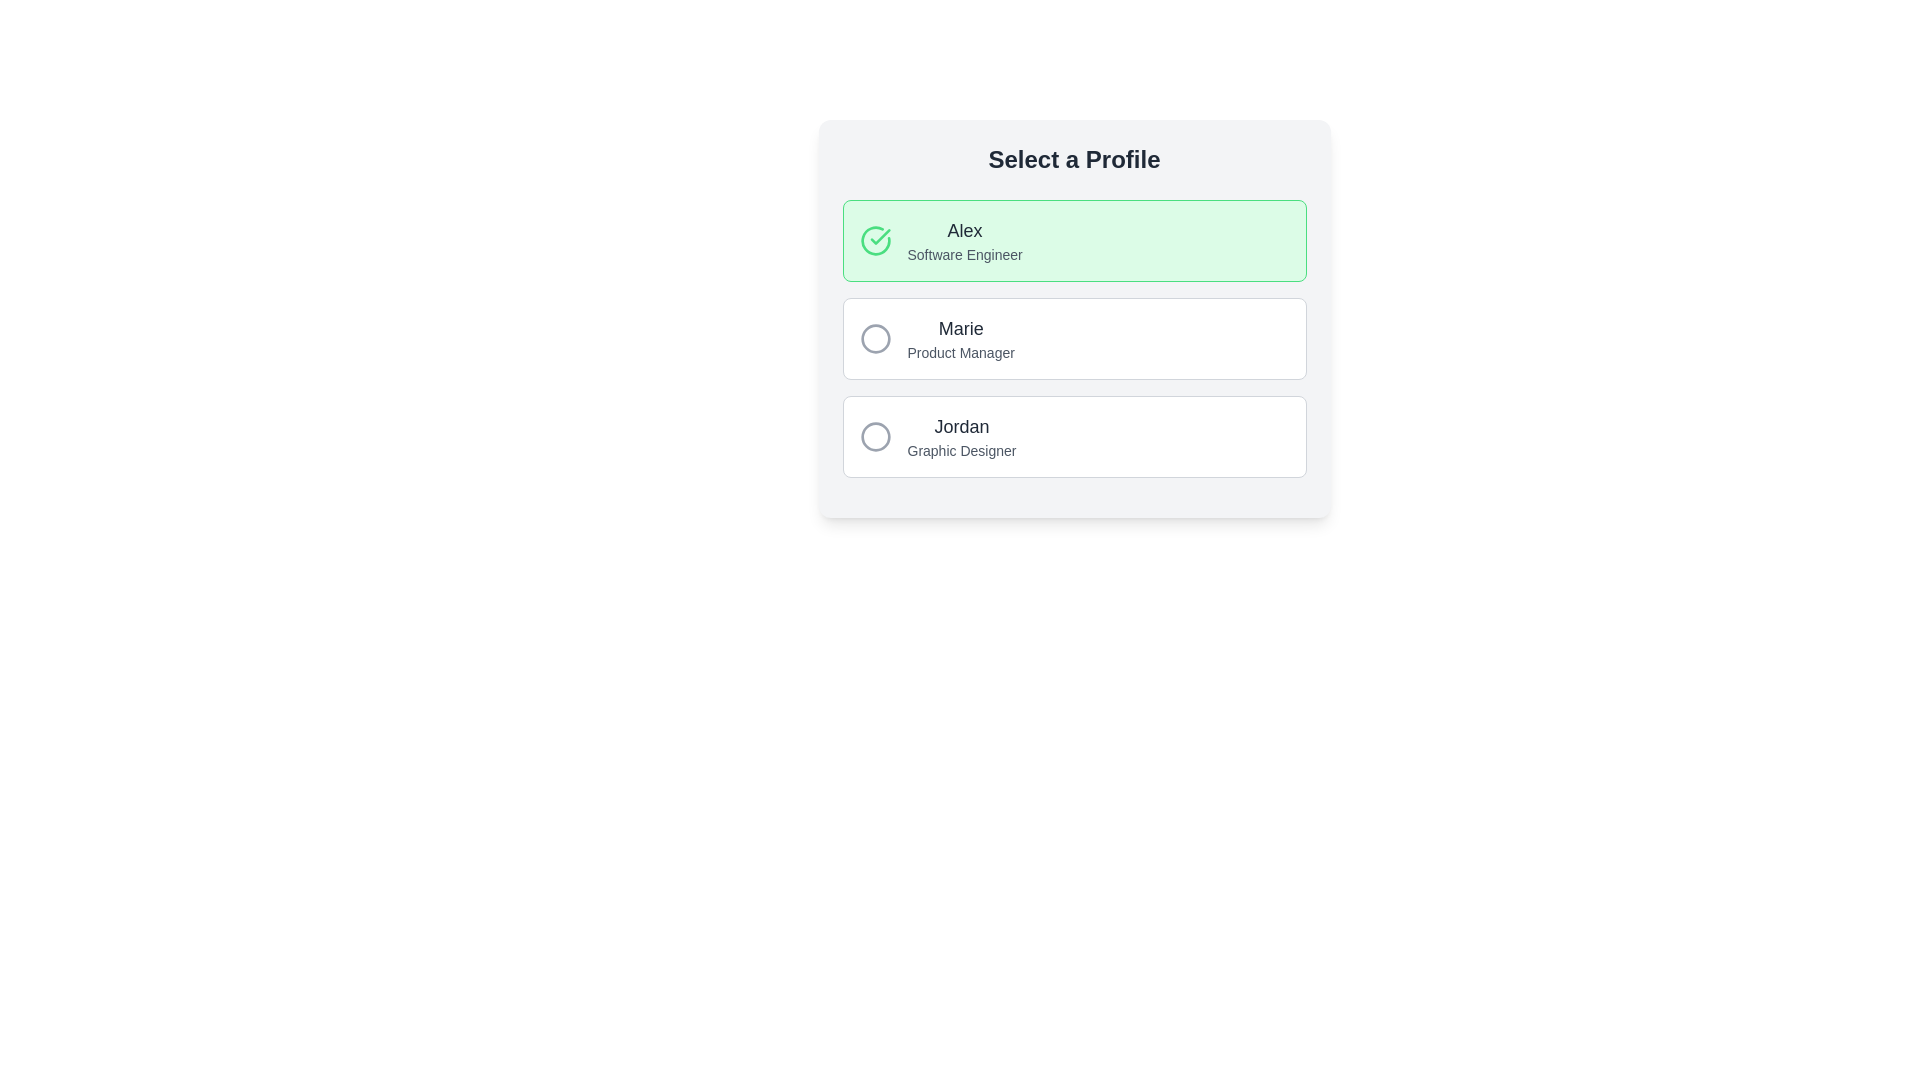 The height and width of the screenshot is (1080, 1920). I want to click on the text label that identifies the selected profile 'Alex Software Engineer', located in the light green highlighted box near the top-left corner, above the smaller text 'Software Engineer', so click(965, 230).